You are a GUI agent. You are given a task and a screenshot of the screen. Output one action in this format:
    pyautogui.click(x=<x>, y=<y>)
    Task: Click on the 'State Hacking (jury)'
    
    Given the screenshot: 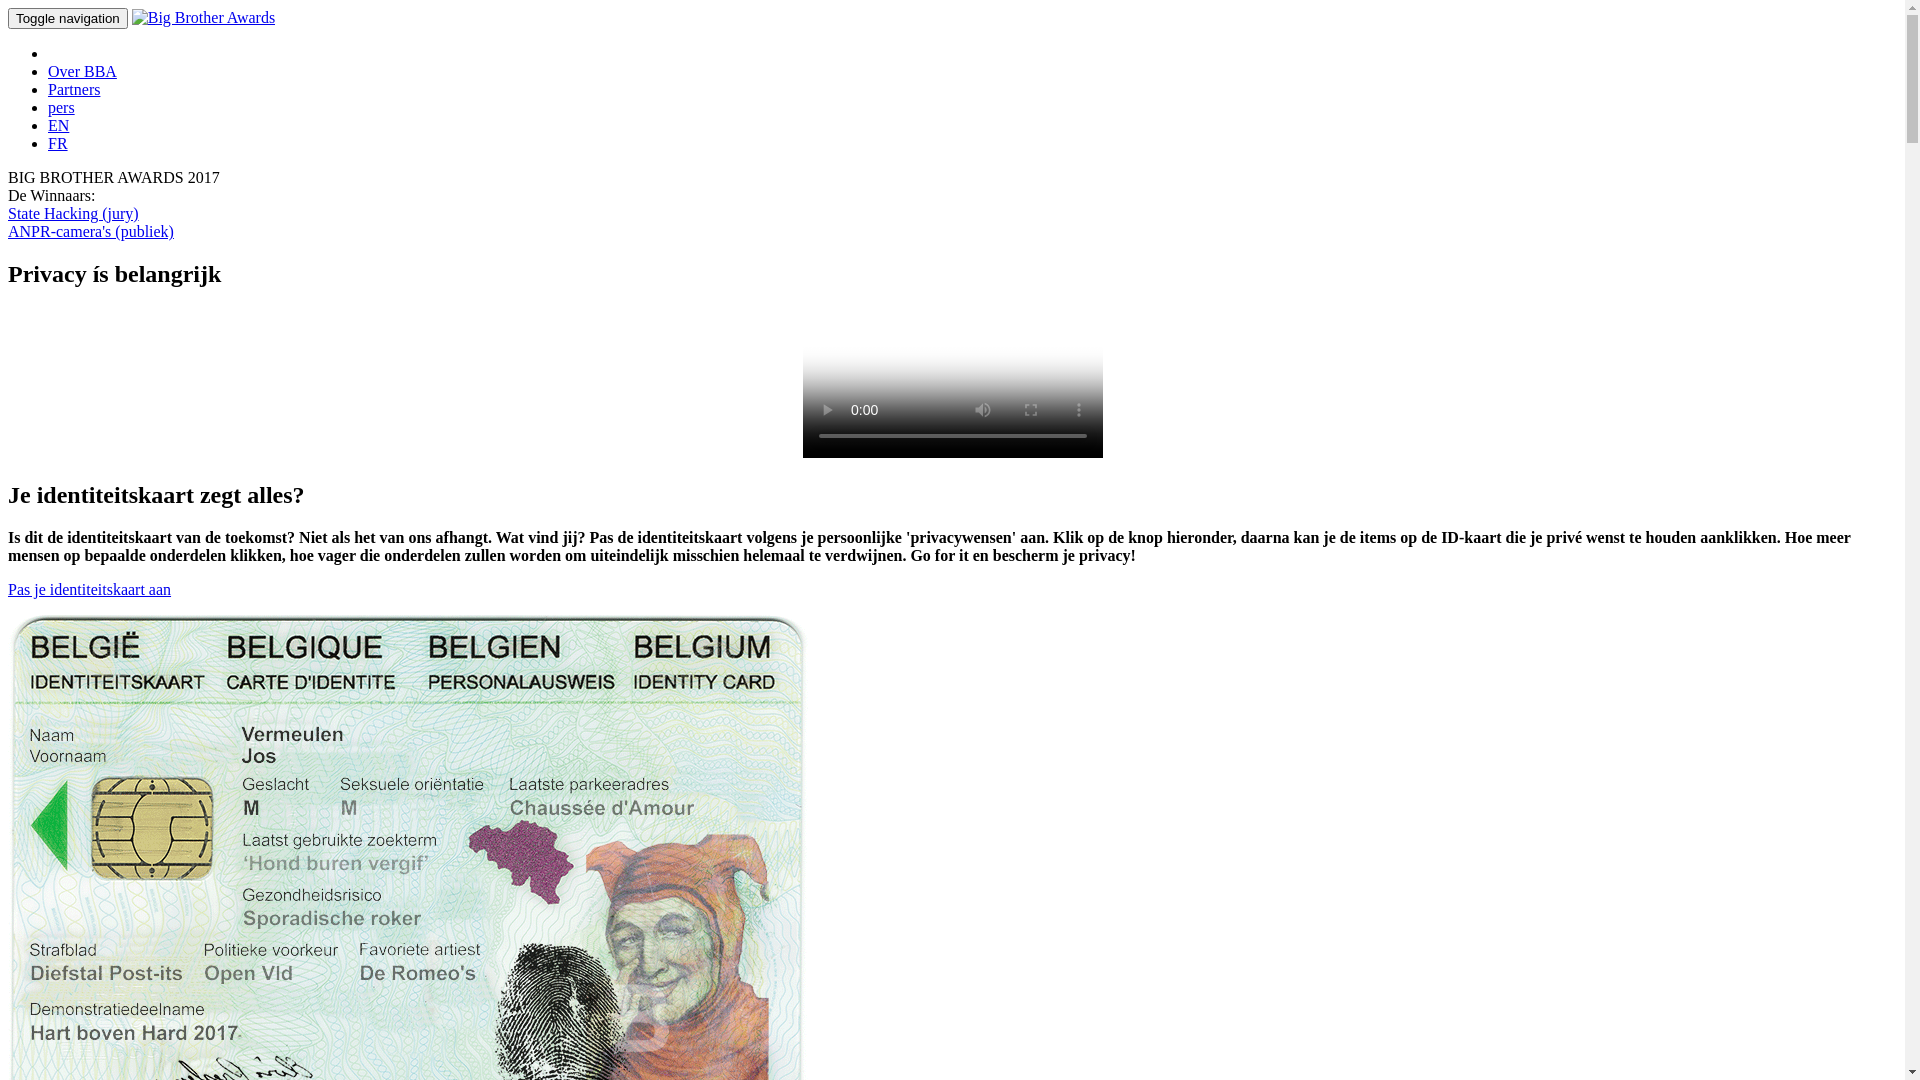 What is the action you would take?
    pyautogui.click(x=73, y=213)
    